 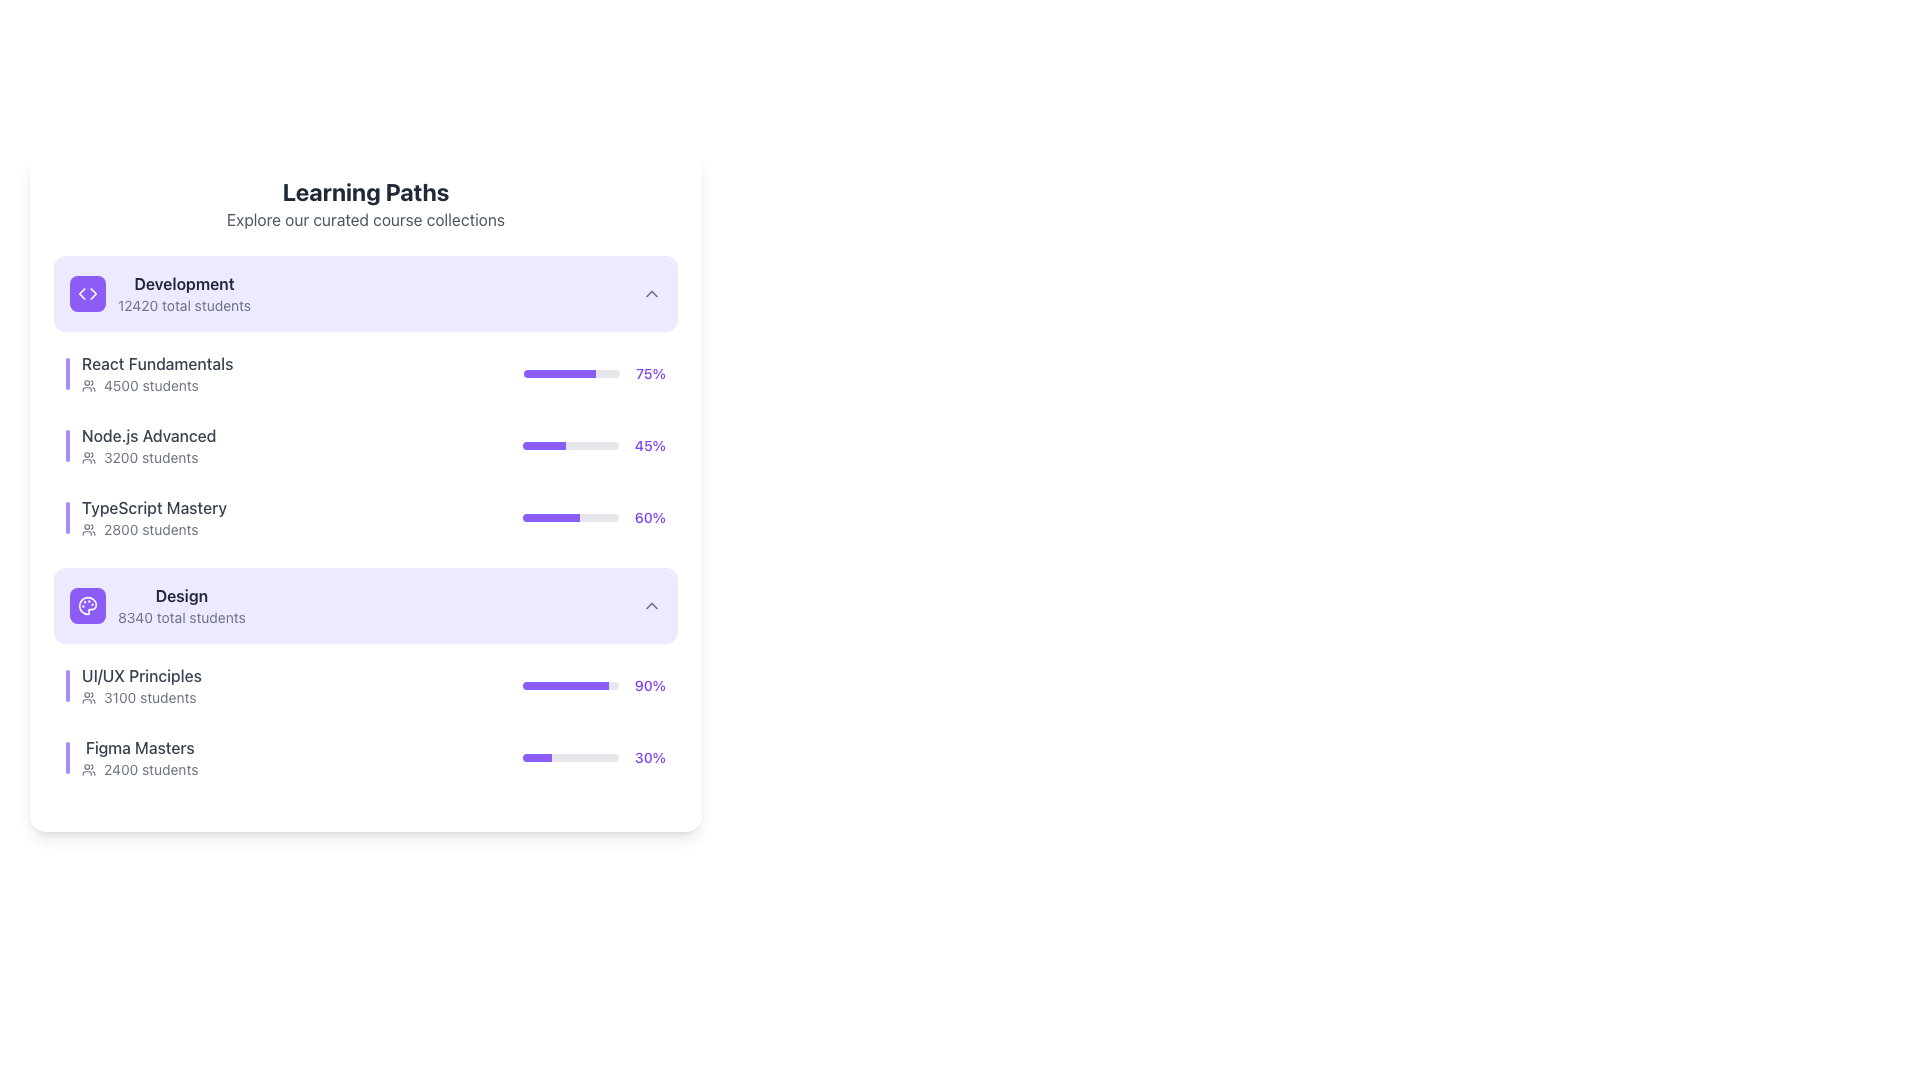 I want to click on text displayed in the Text Label that shows the total number of students enrolled in the 'UI/UX Principles' course, located below the section header in the 'Design' section, so click(x=140, y=697).